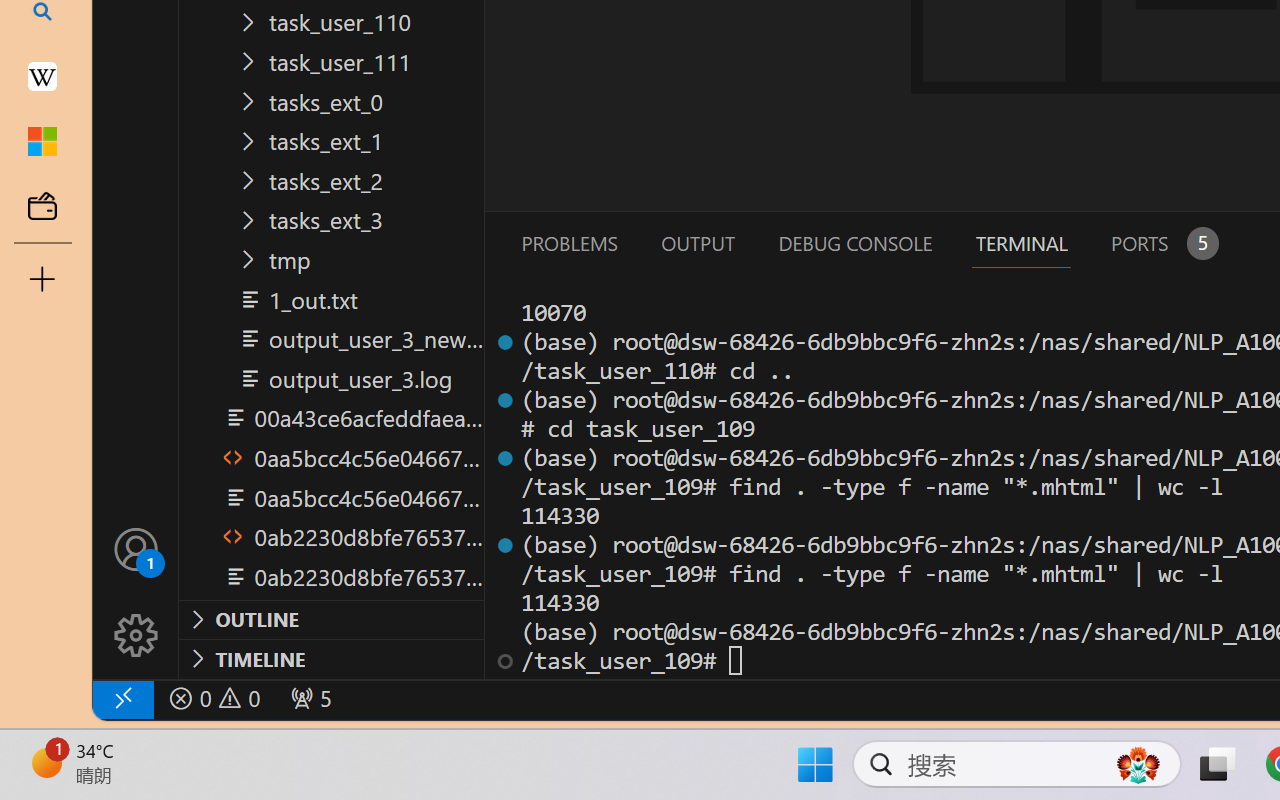 The image size is (1280, 800). Describe the element at coordinates (567, 242) in the screenshot. I see `'Problems (Ctrl+Shift+M)'` at that location.